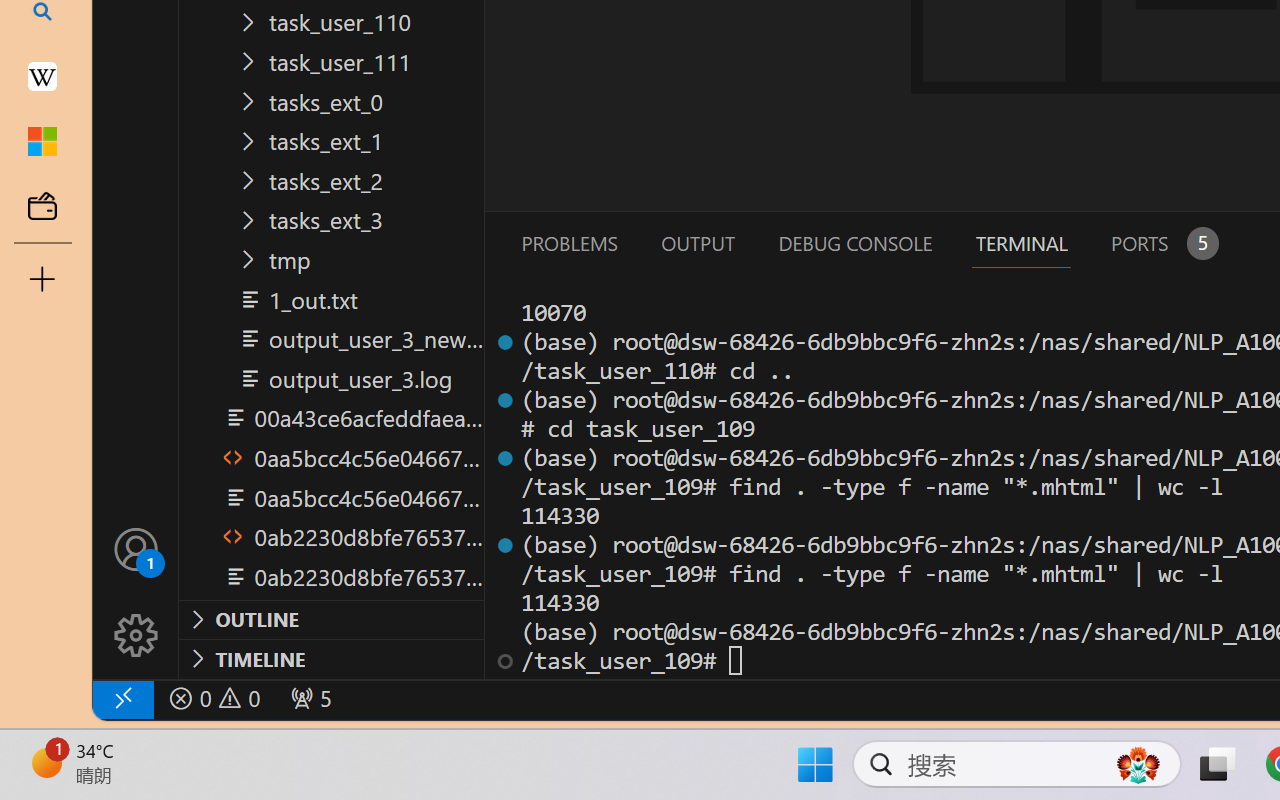 The image size is (1280, 800). Describe the element at coordinates (567, 242) in the screenshot. I see `'Problems (Ctrl+Shift+M)'` at that location.